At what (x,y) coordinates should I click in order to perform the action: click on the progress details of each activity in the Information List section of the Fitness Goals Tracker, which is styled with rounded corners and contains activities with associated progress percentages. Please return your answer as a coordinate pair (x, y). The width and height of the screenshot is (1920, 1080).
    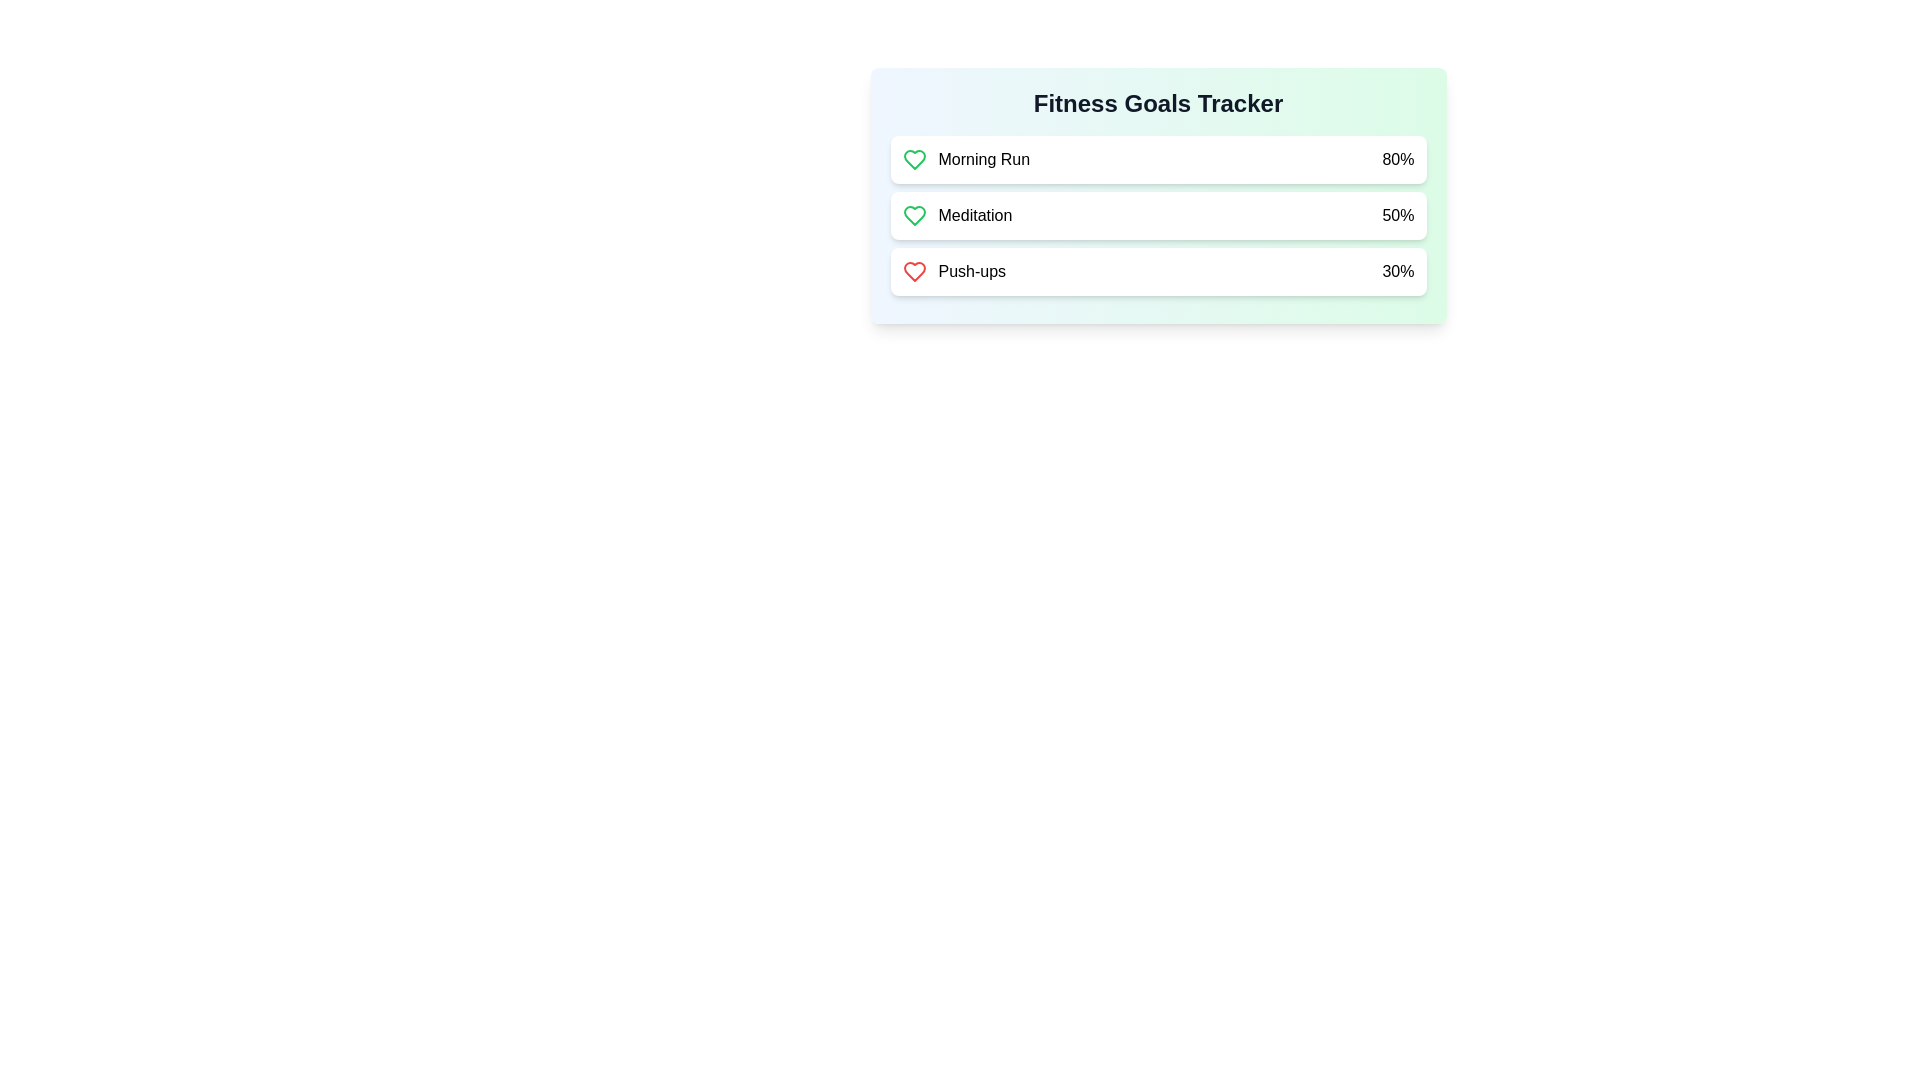
    Looking at the image, I should click on (1158, 219).